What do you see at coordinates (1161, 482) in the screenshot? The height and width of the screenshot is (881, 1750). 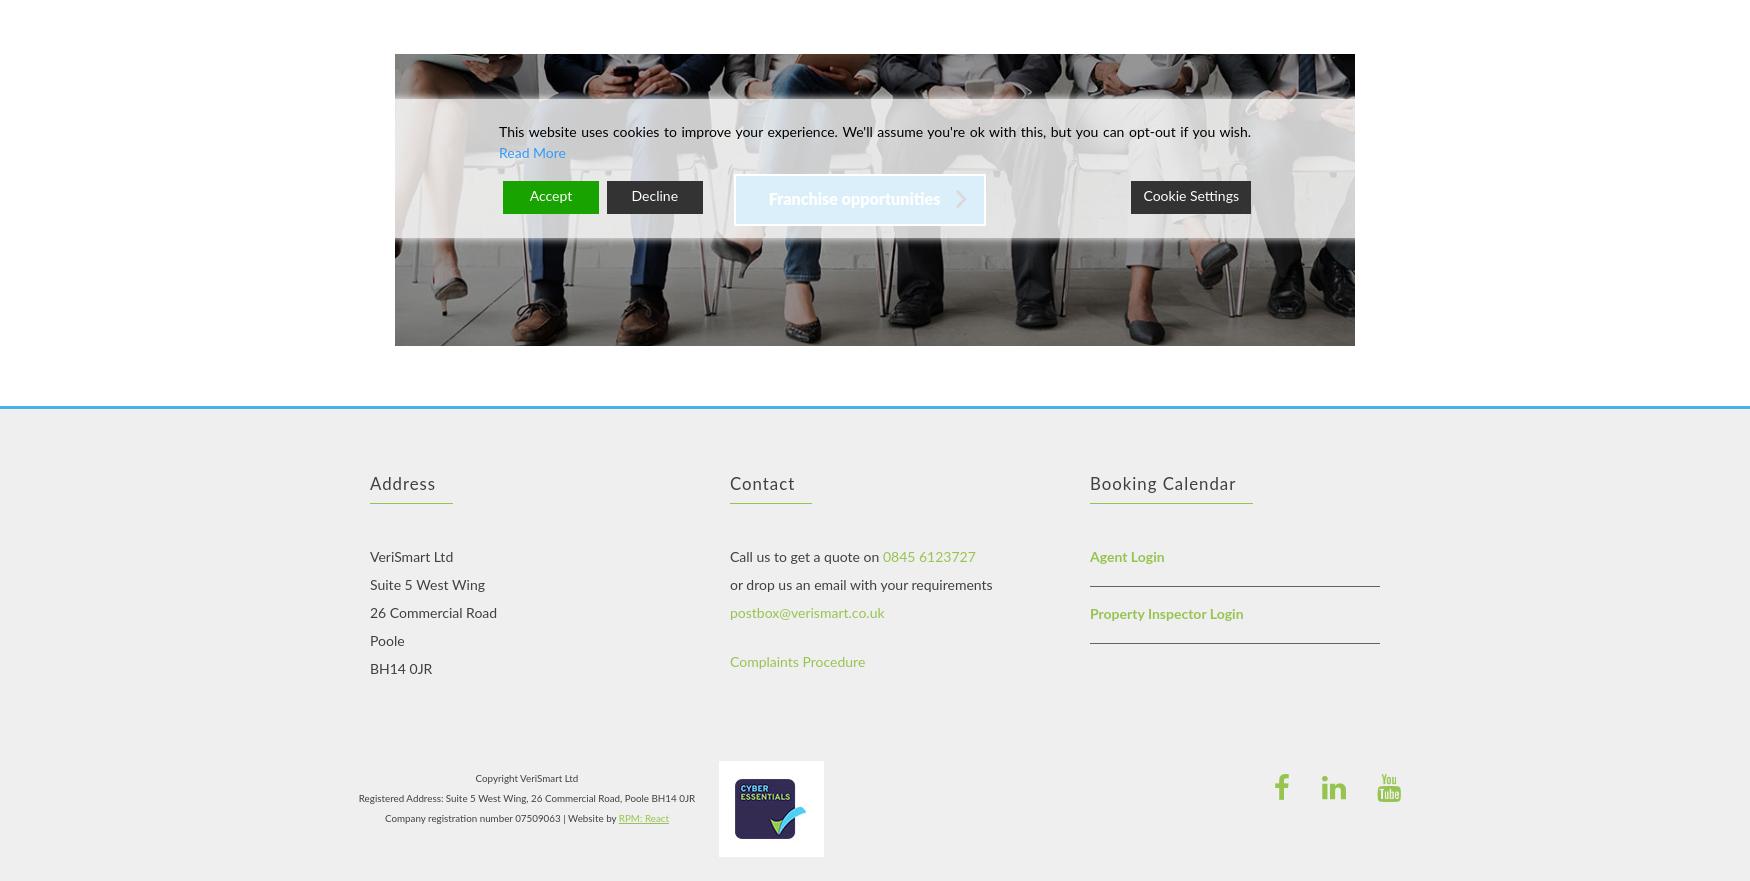 I see `'Booking Calendar'` at bounding box center [1161, 482].